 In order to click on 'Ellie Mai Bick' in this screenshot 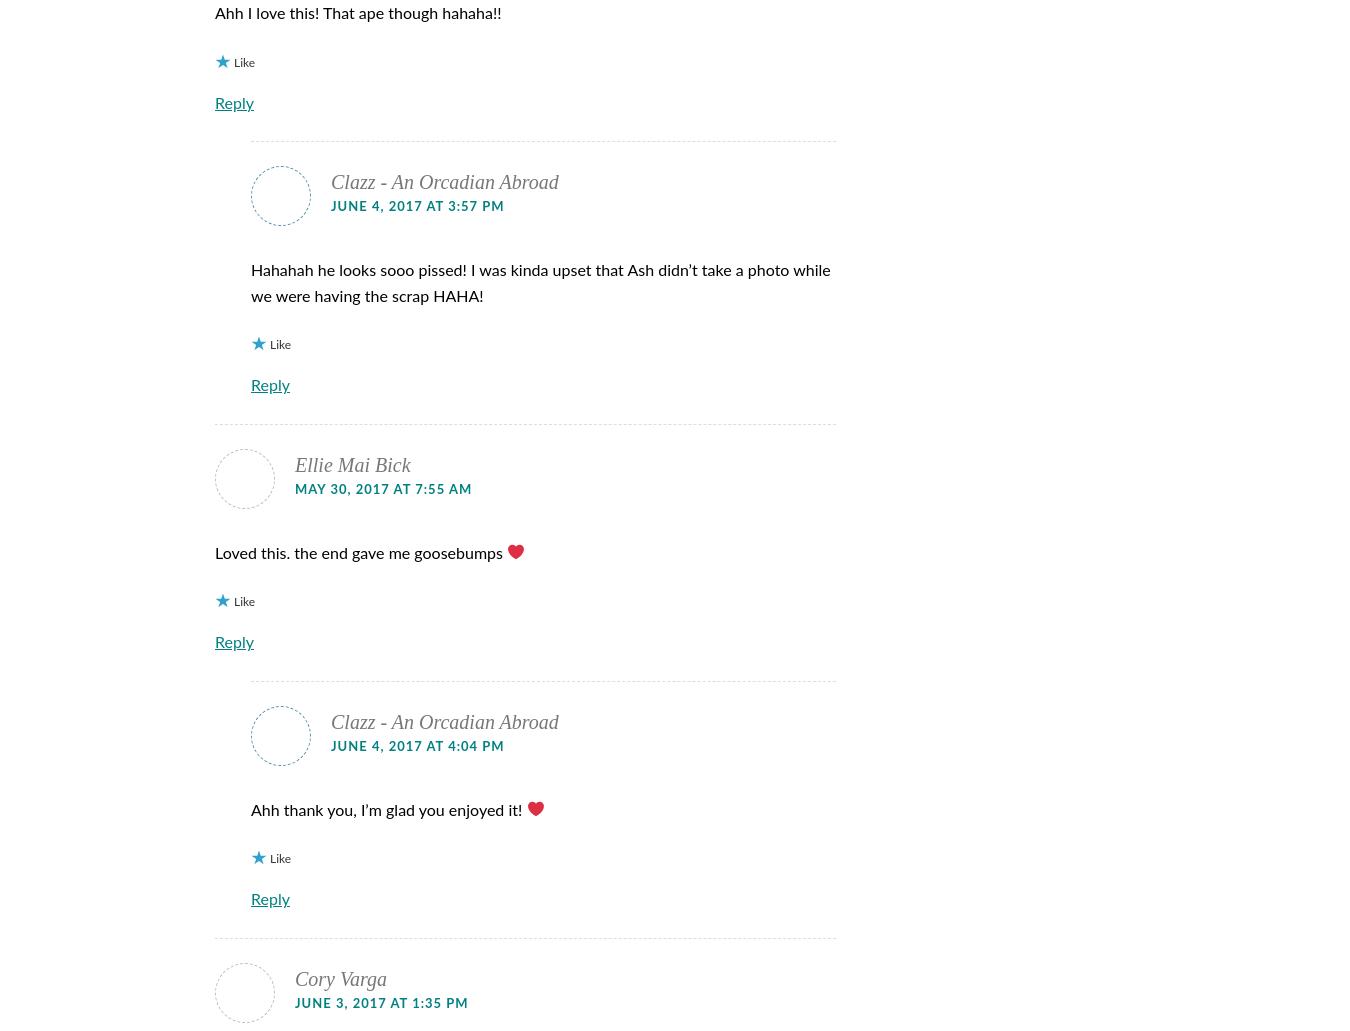, I will do `click(352, 463)`.